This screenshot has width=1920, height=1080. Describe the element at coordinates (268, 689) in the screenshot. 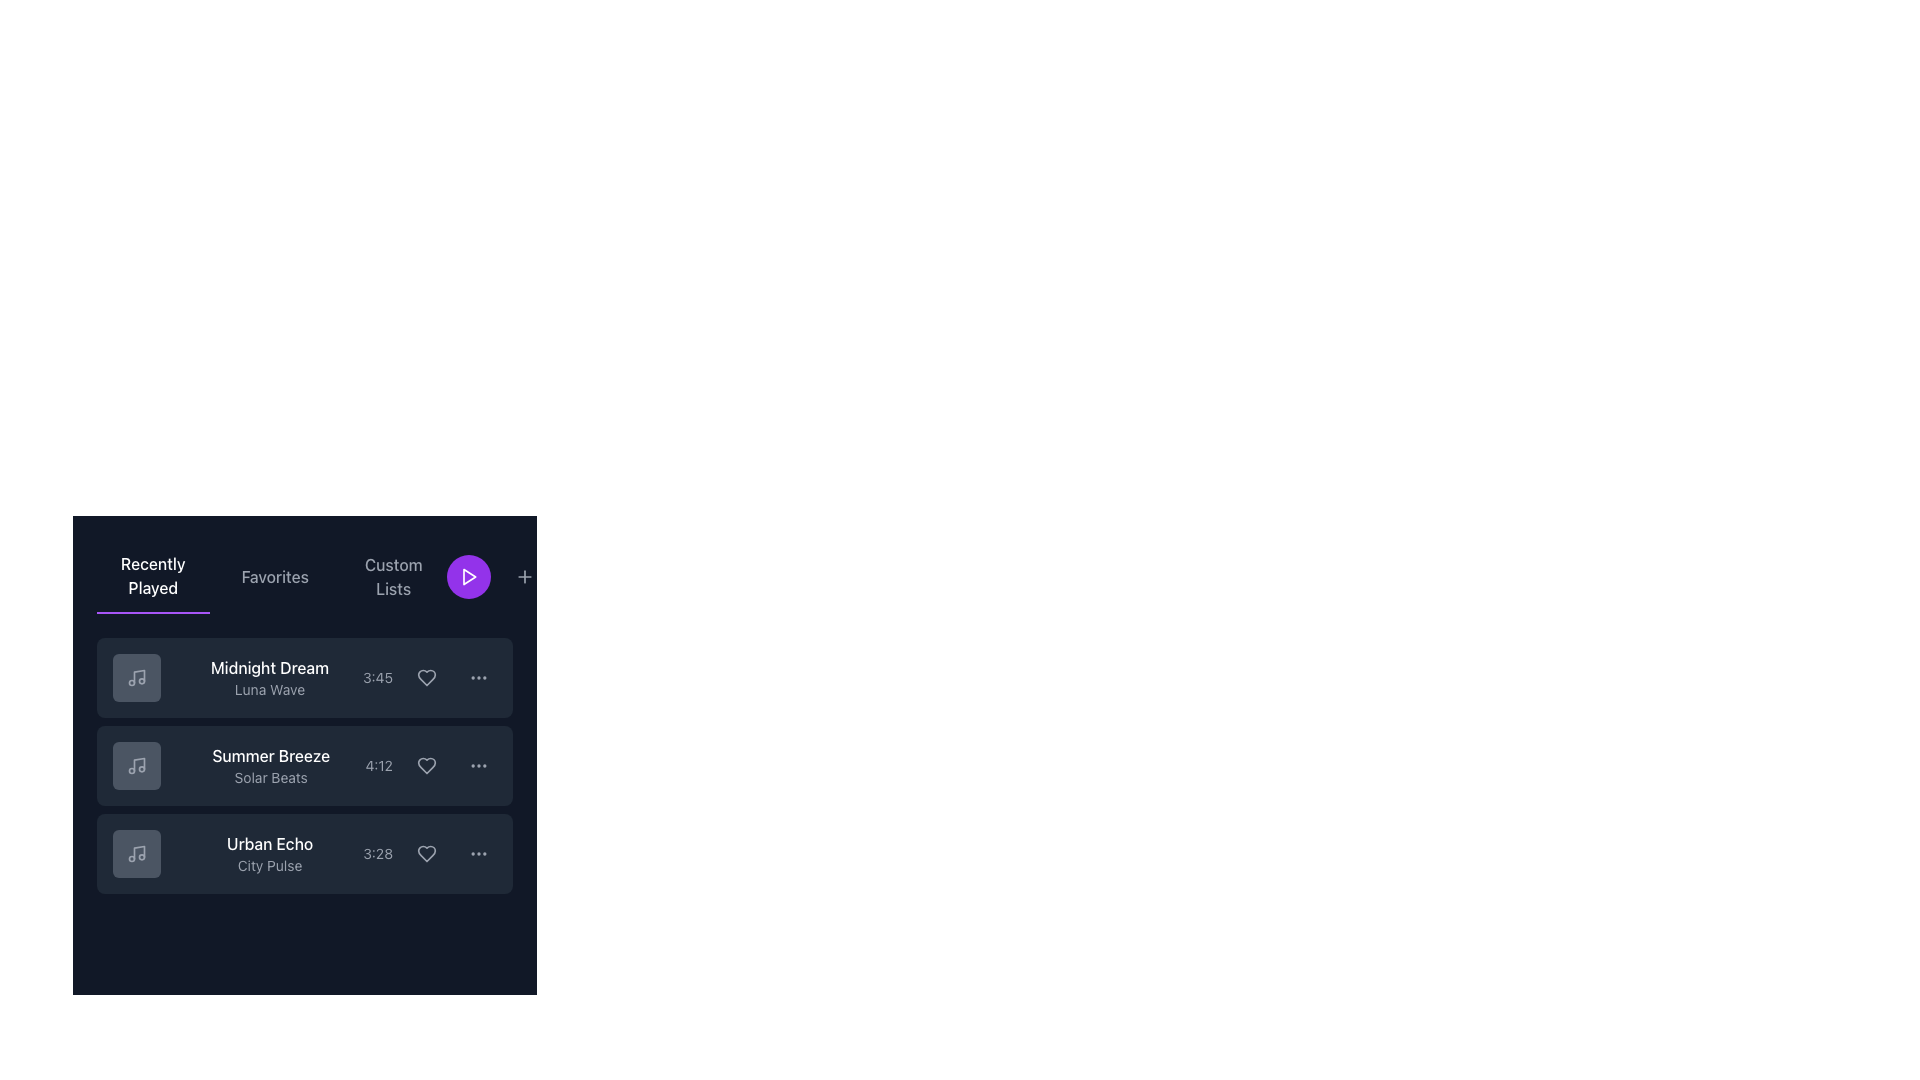

I see `the static text label reading 'Luna Wave', which is styled in small gray font and located below 'Midnight Dream' in the 'Recently Played' section` at that location.